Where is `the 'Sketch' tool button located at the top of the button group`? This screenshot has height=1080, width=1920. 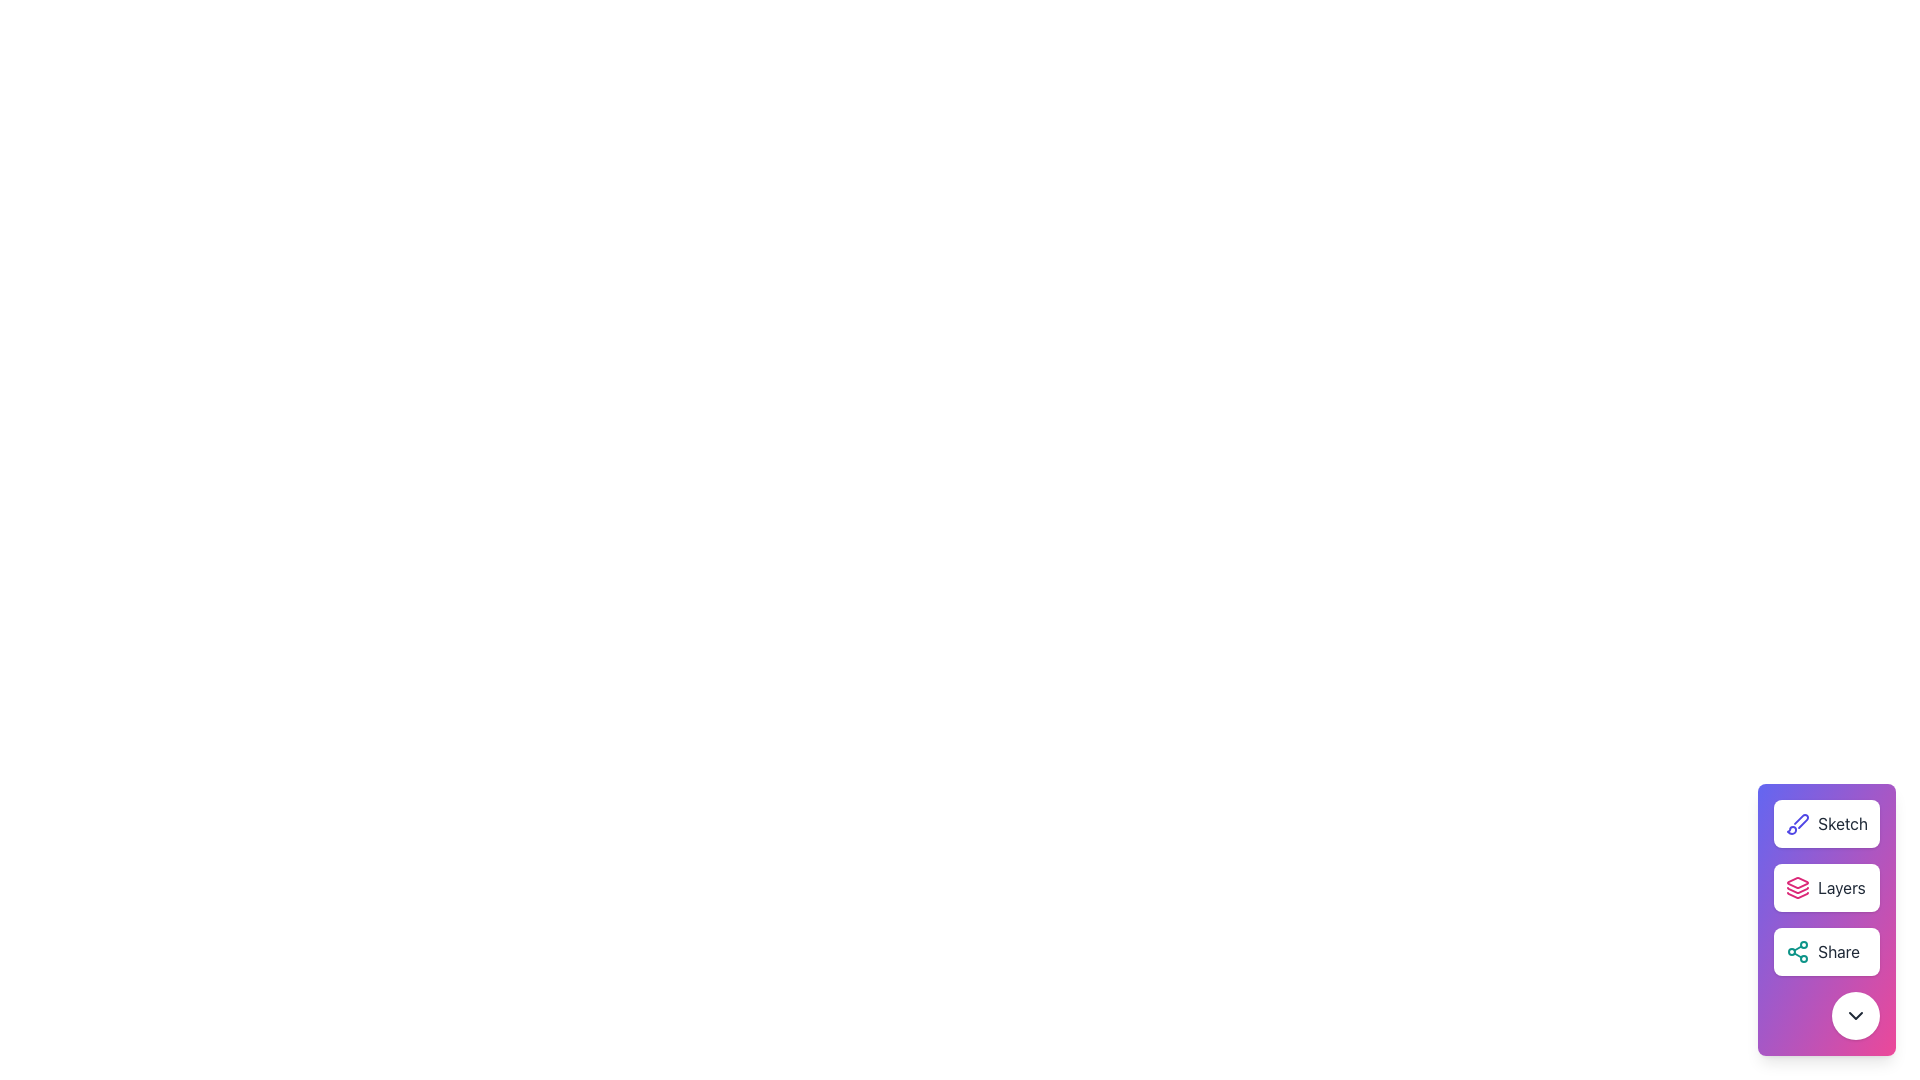 the 'Sketch' tool button located at the top of the button group is located at coordinates (1827, 824).